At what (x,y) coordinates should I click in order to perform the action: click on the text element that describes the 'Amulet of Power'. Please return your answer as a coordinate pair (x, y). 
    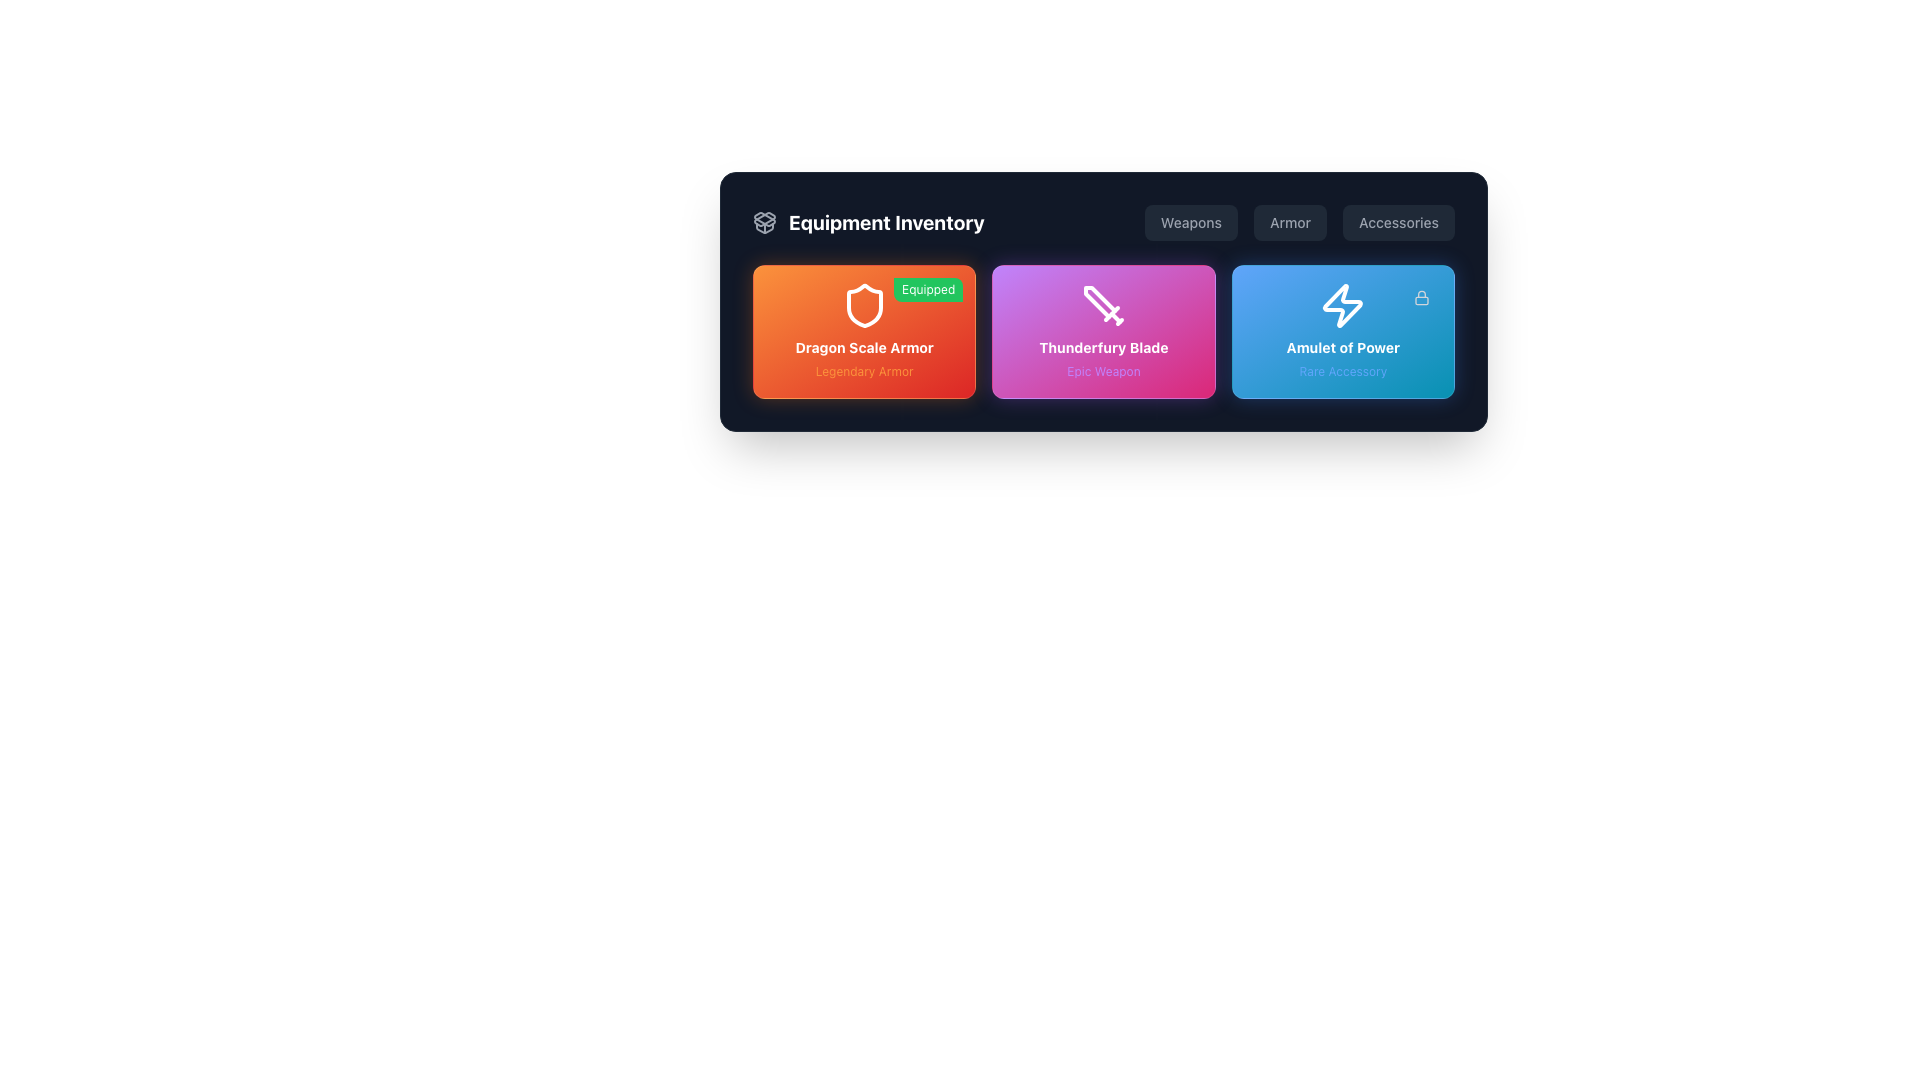
    Looking at the image, I should click on (1343, 358).